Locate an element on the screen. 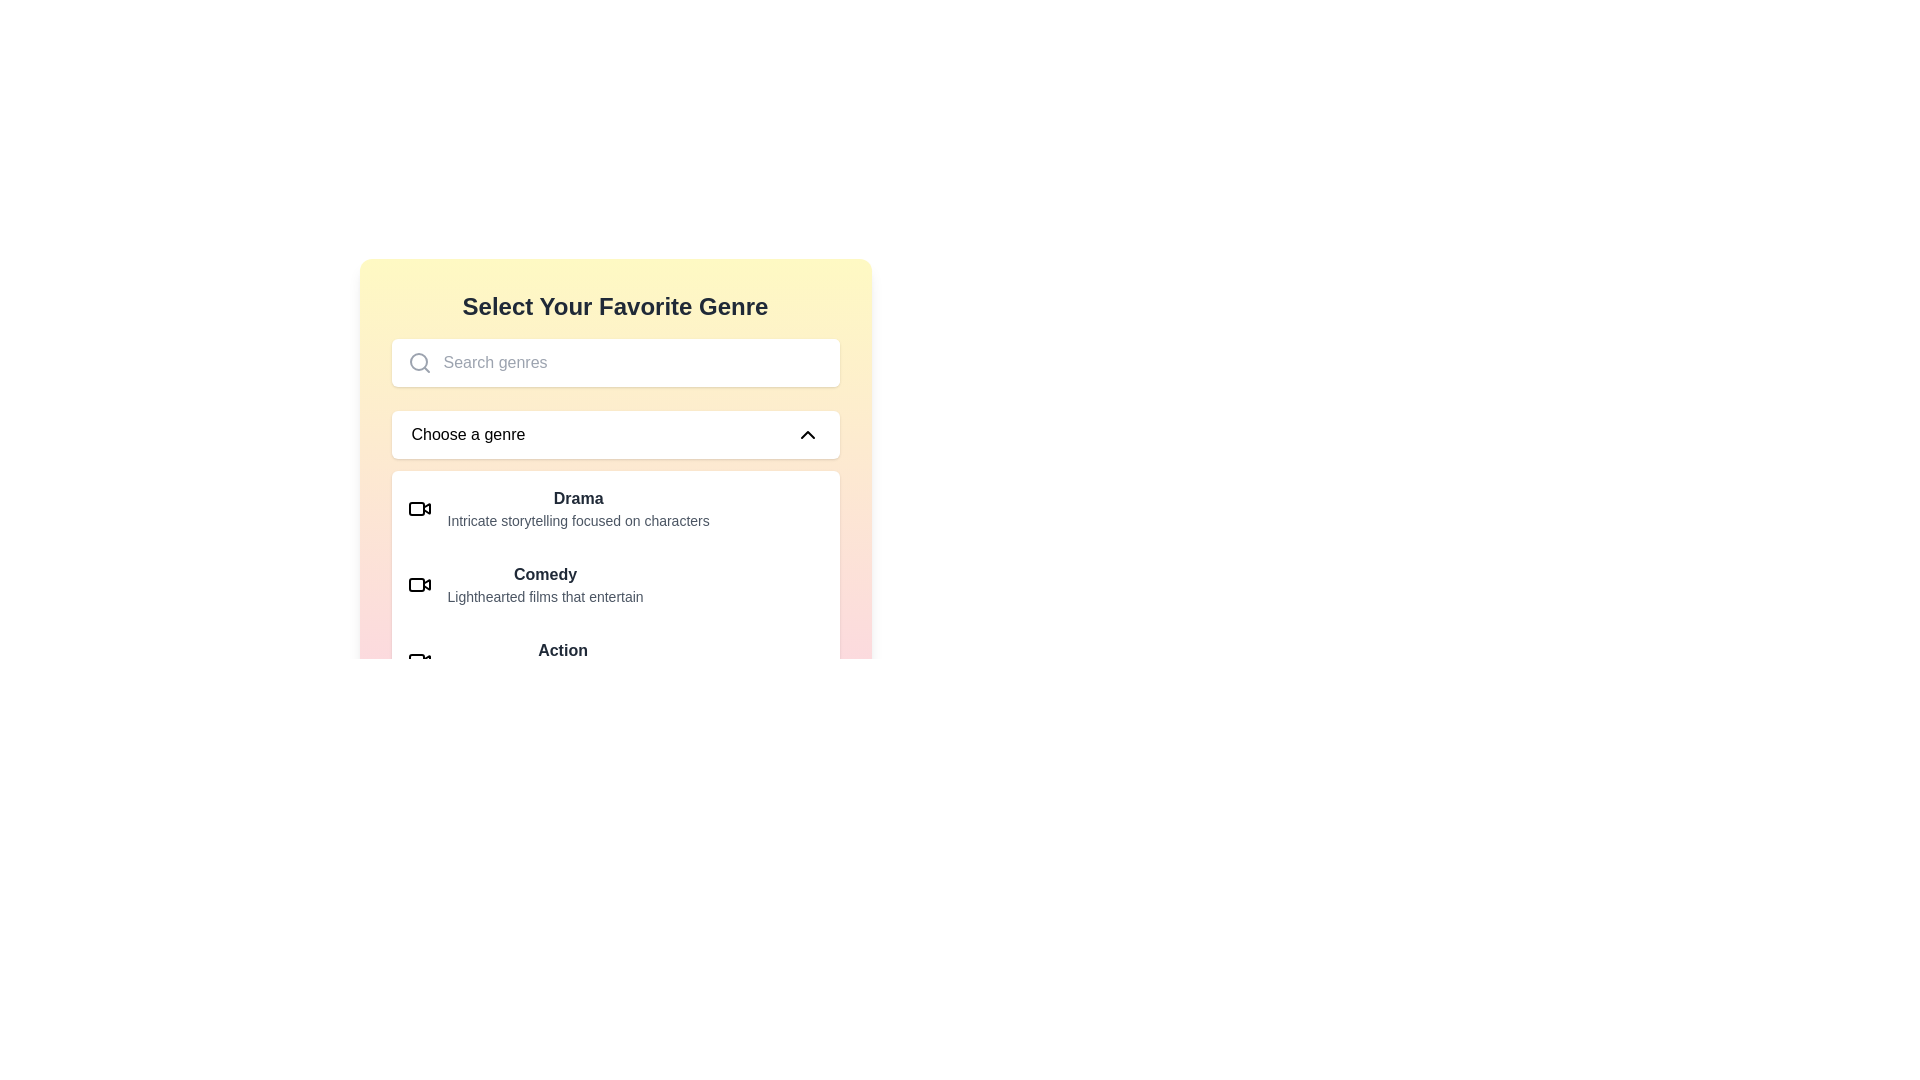  the text label displaying 'Select Your Favorite Genre', which is bold and centrally aligned in a section with a gradient background from yellow to pink is located at coordinates (614, 307).